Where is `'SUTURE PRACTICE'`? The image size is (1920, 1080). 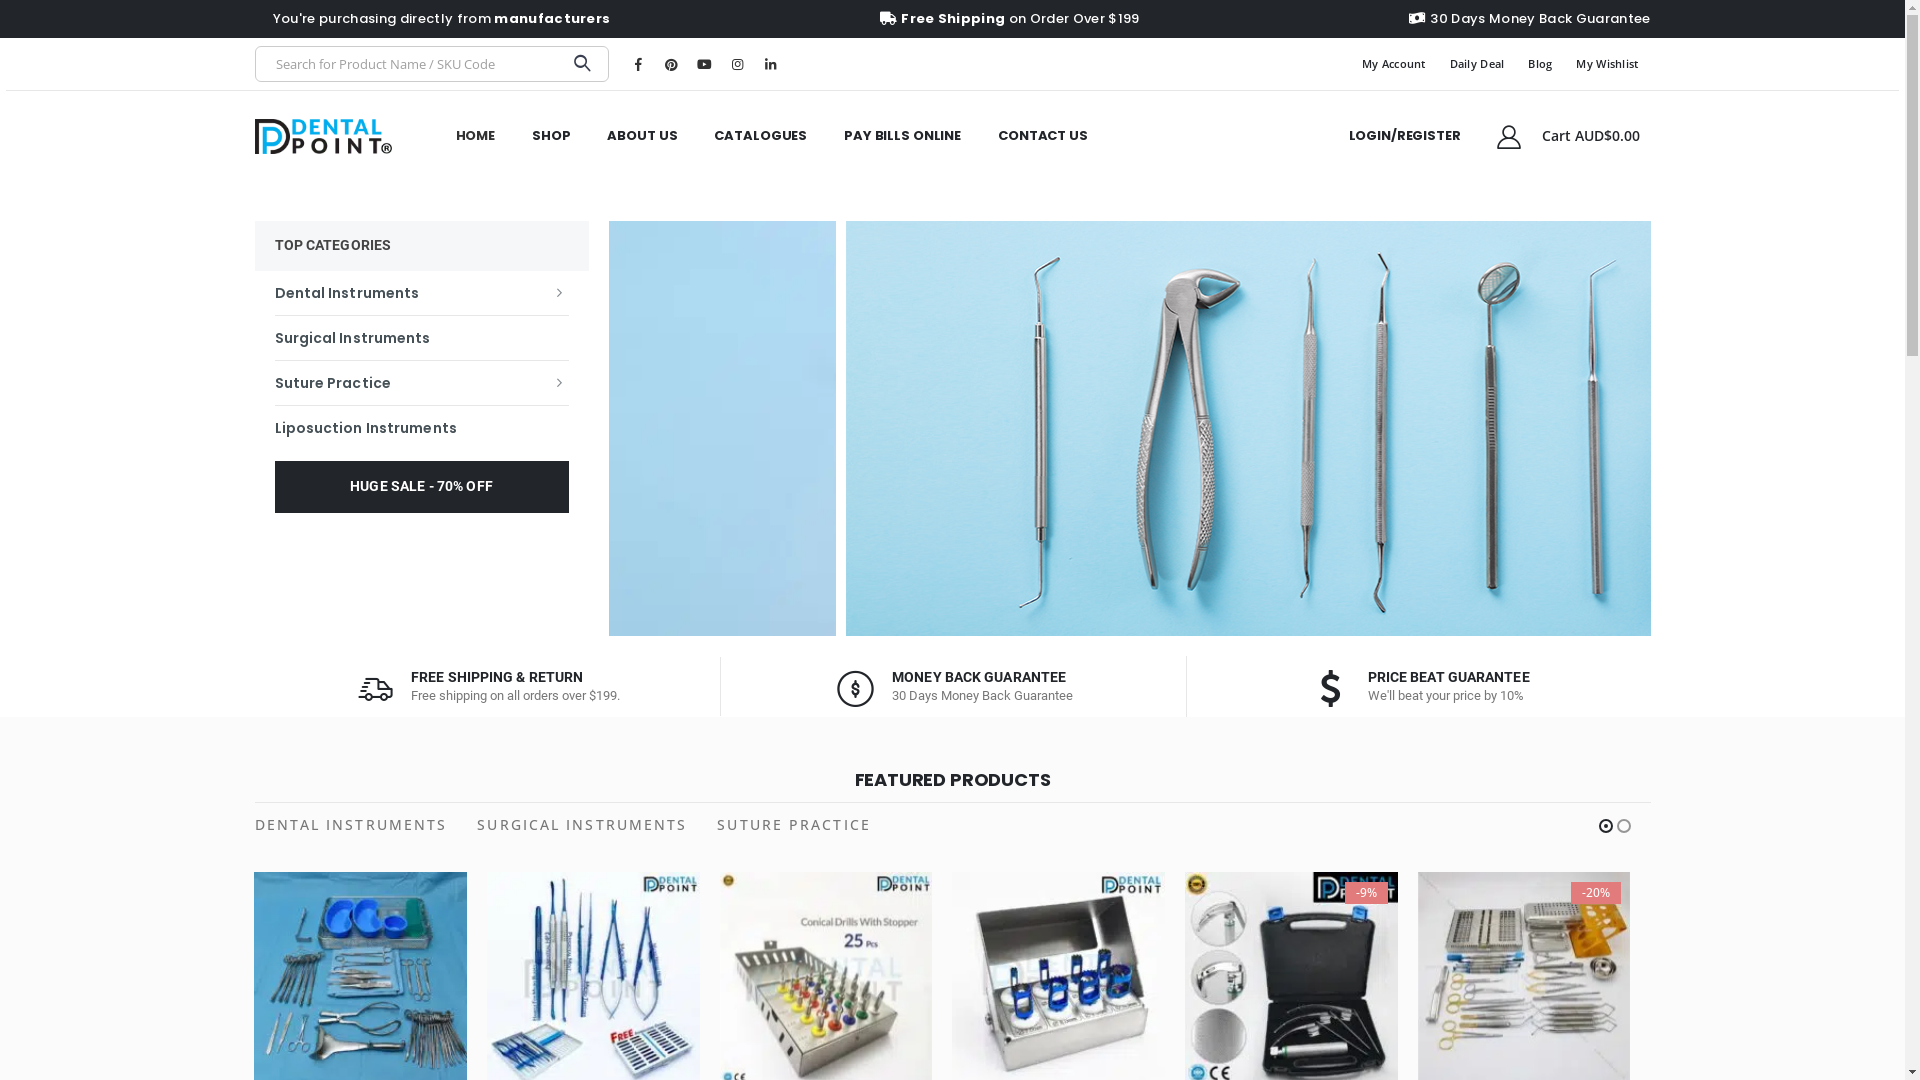
'SUTURE PRACTICE' is located at coordinates (792, 825).